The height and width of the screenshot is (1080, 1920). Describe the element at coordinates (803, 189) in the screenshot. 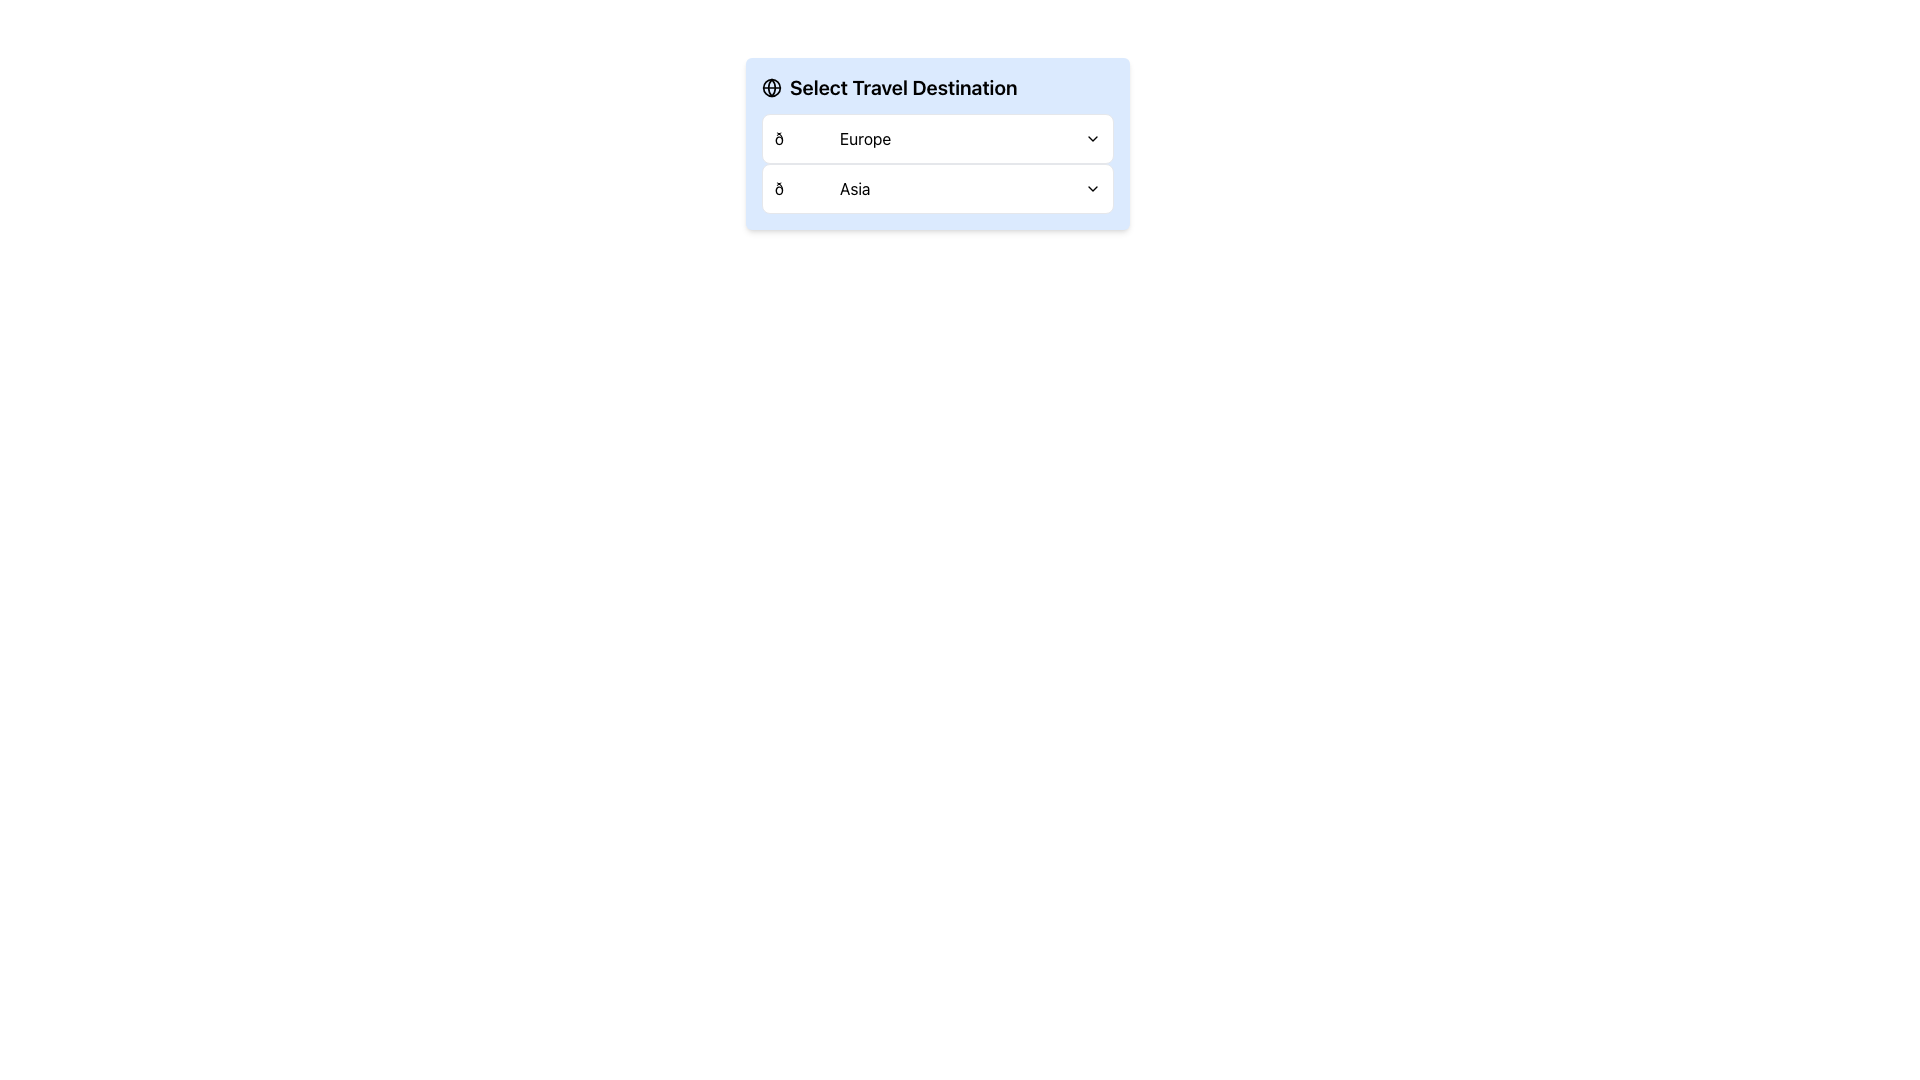

I see `the content of the decorative emoji character located to the left of the text 'Asia' in the second row of the dropdown options` at that location.